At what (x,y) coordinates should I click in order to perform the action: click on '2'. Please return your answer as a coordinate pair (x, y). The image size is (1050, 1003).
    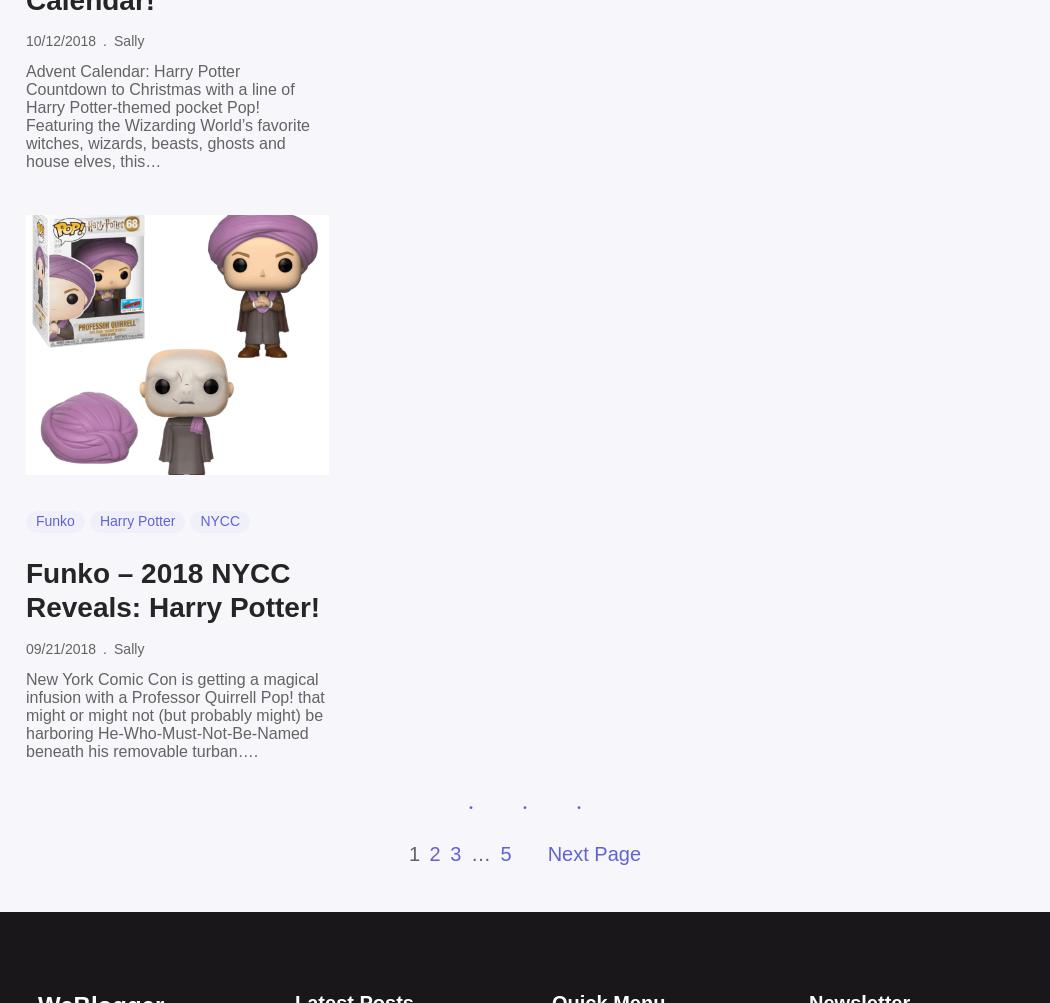
    Looking at the image, I should click on (434, 852).